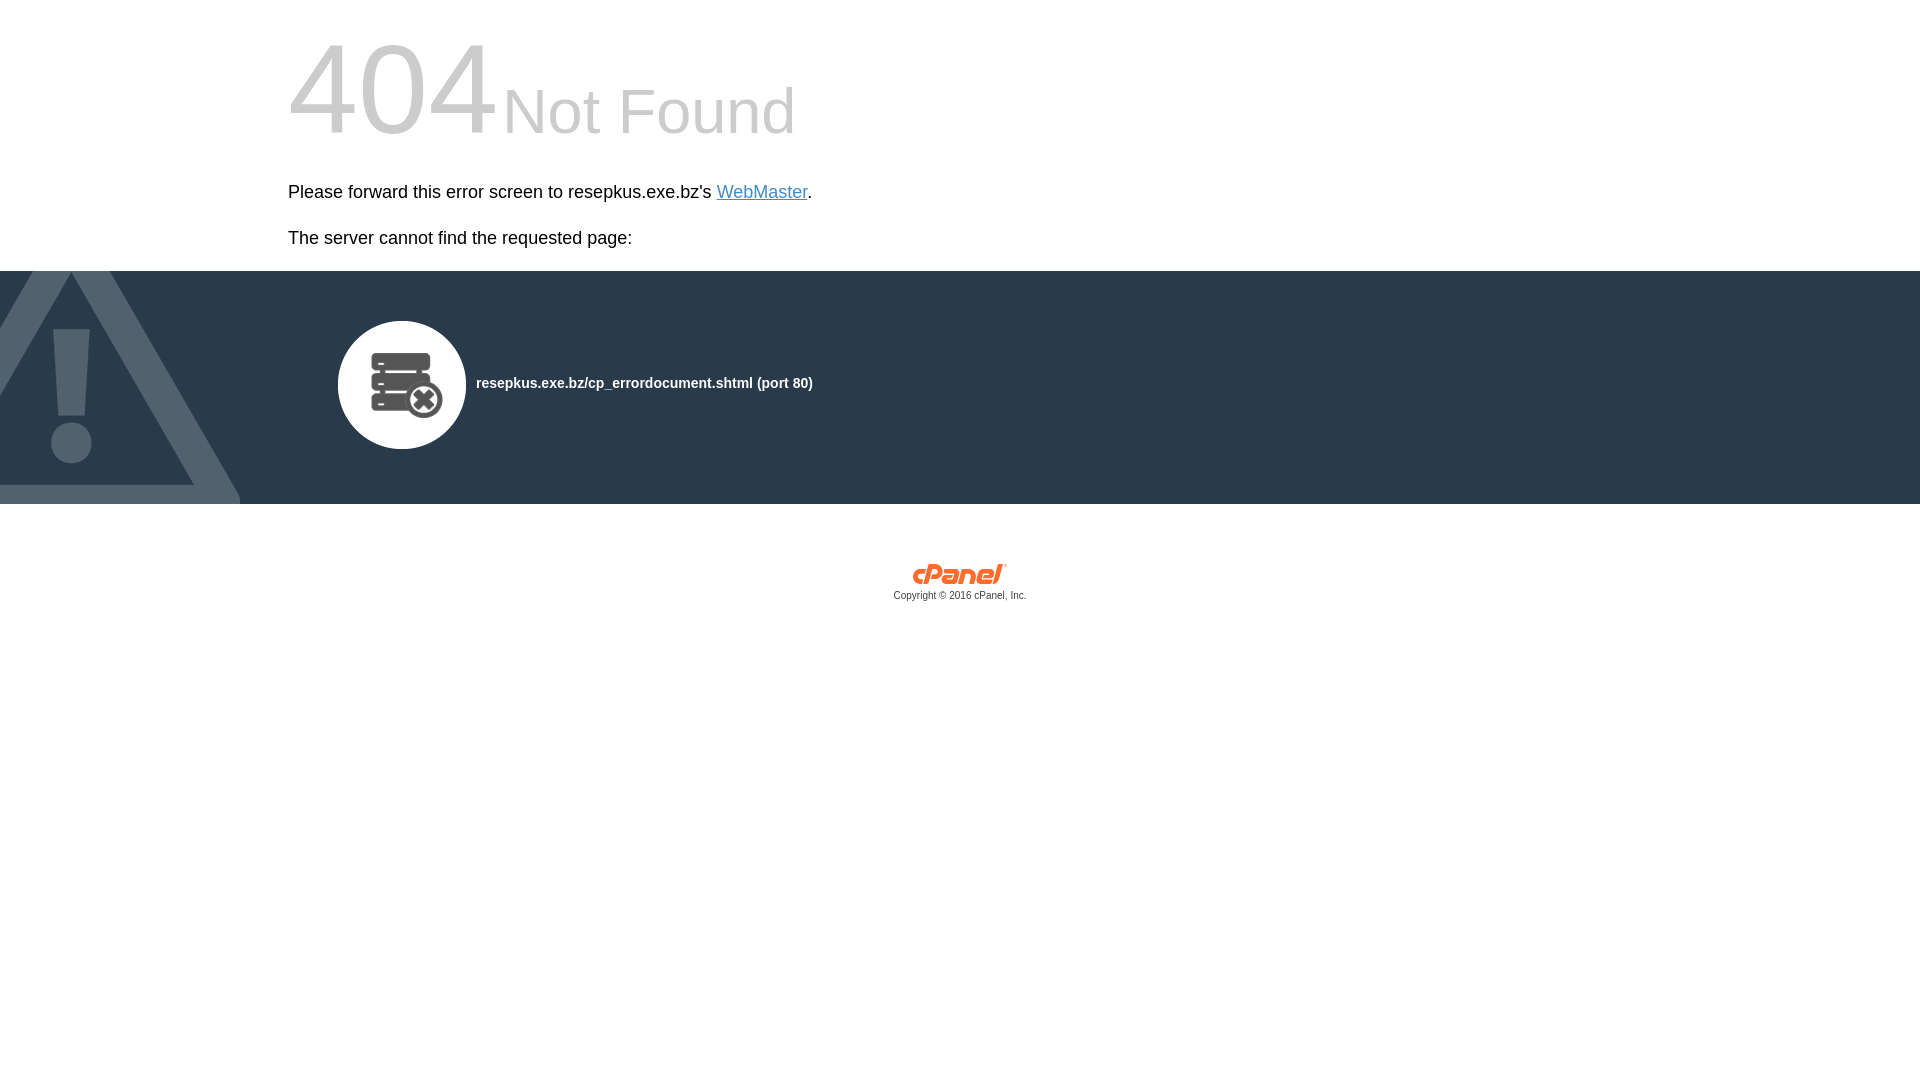 The height and width of the screenshot is (1080, 1920). Describe the element at coordinates (716, 192) in the screenshot. I see `'WebMaster'` at that location.